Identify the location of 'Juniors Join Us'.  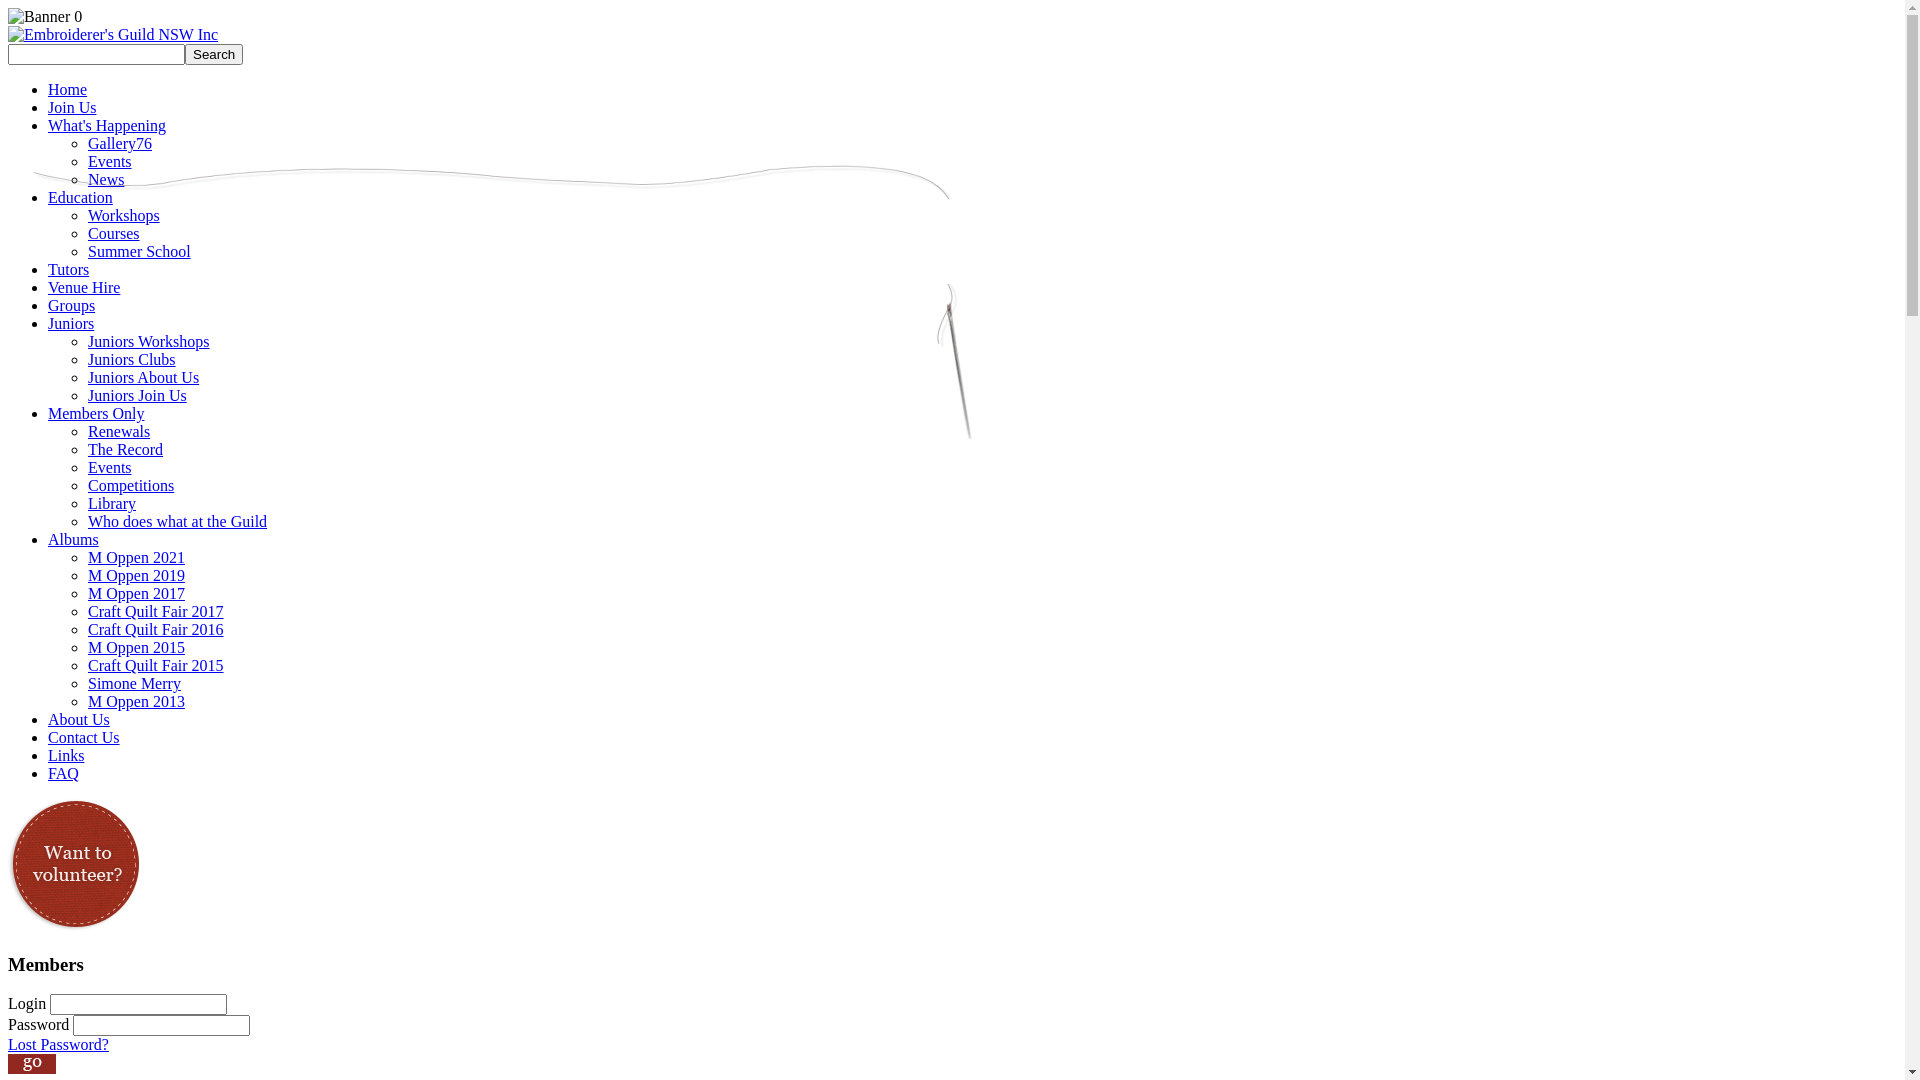
(136, 395).